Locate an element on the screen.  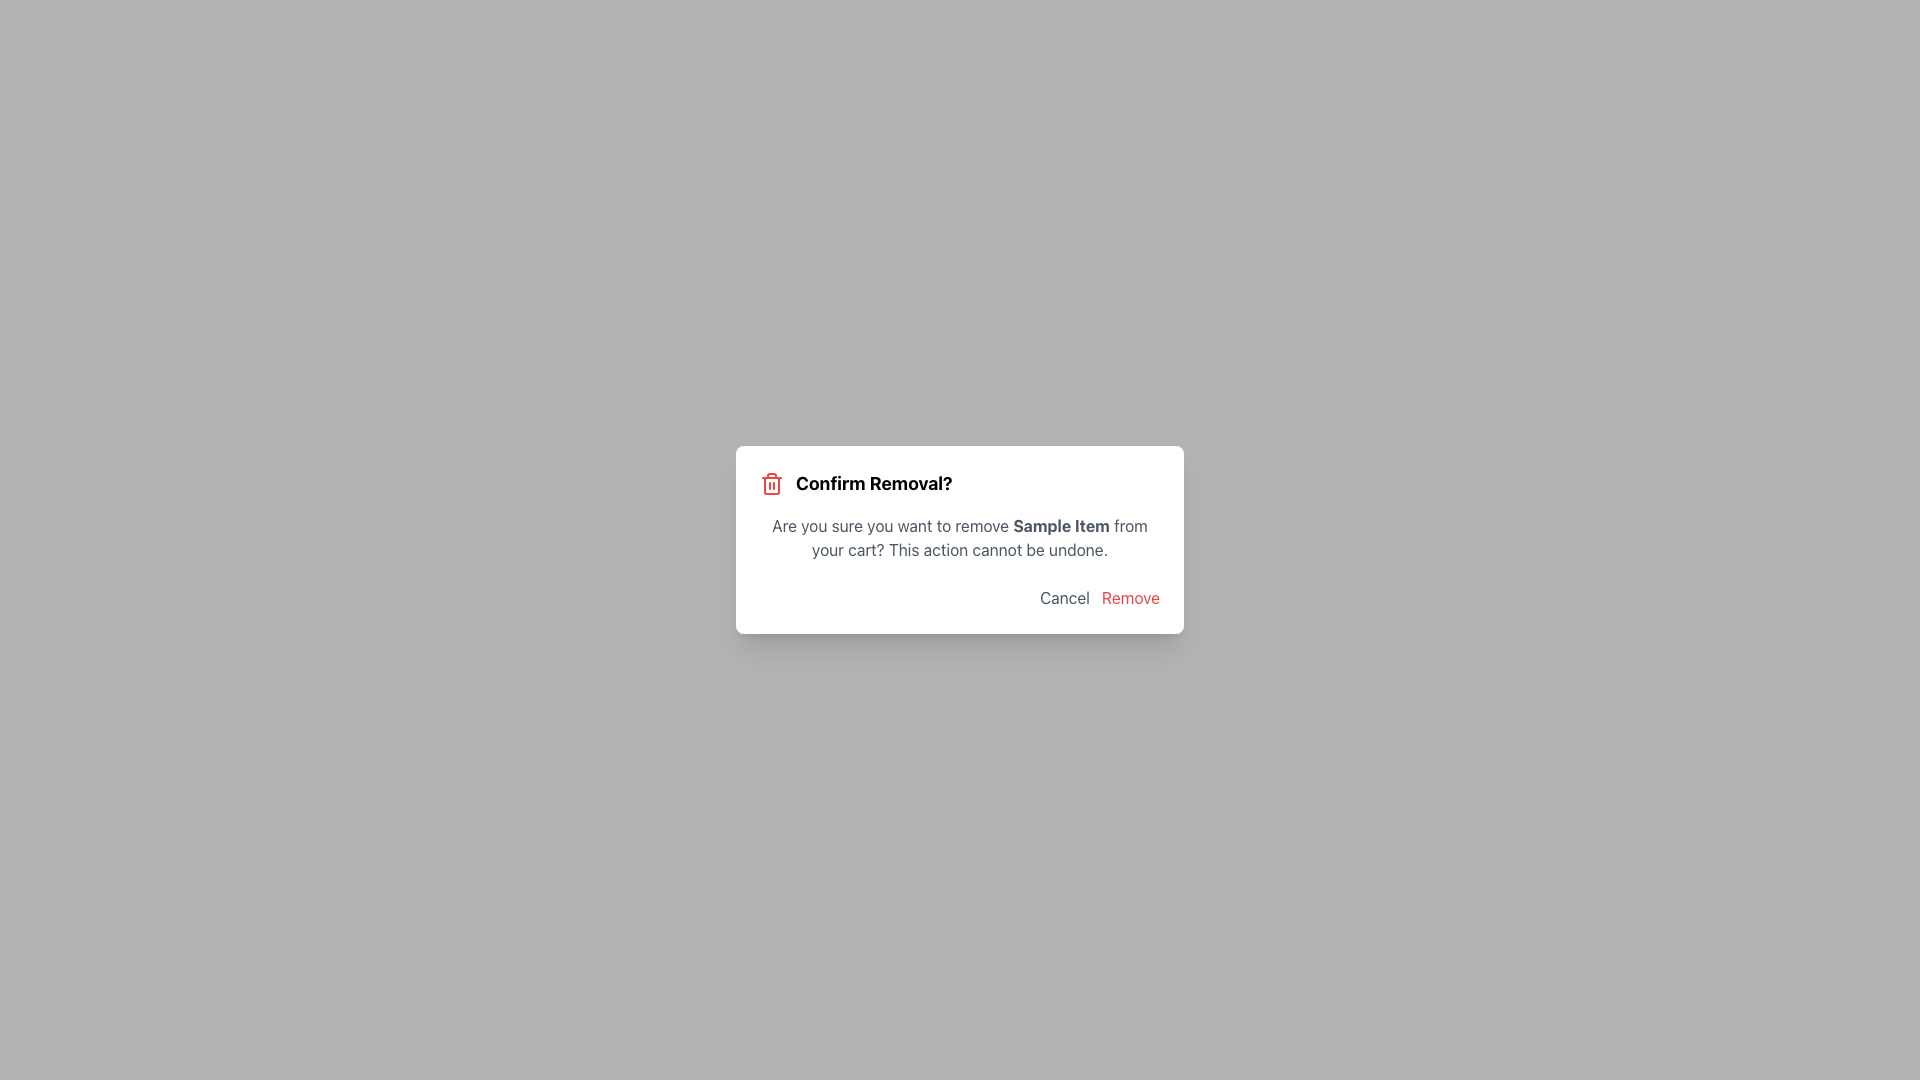
the red trash icon located at the leftmost side of the top section in the modal dialog box, which is positioned to the left of the text 'Confirm Removal?' is located at coordinates (771, 483).